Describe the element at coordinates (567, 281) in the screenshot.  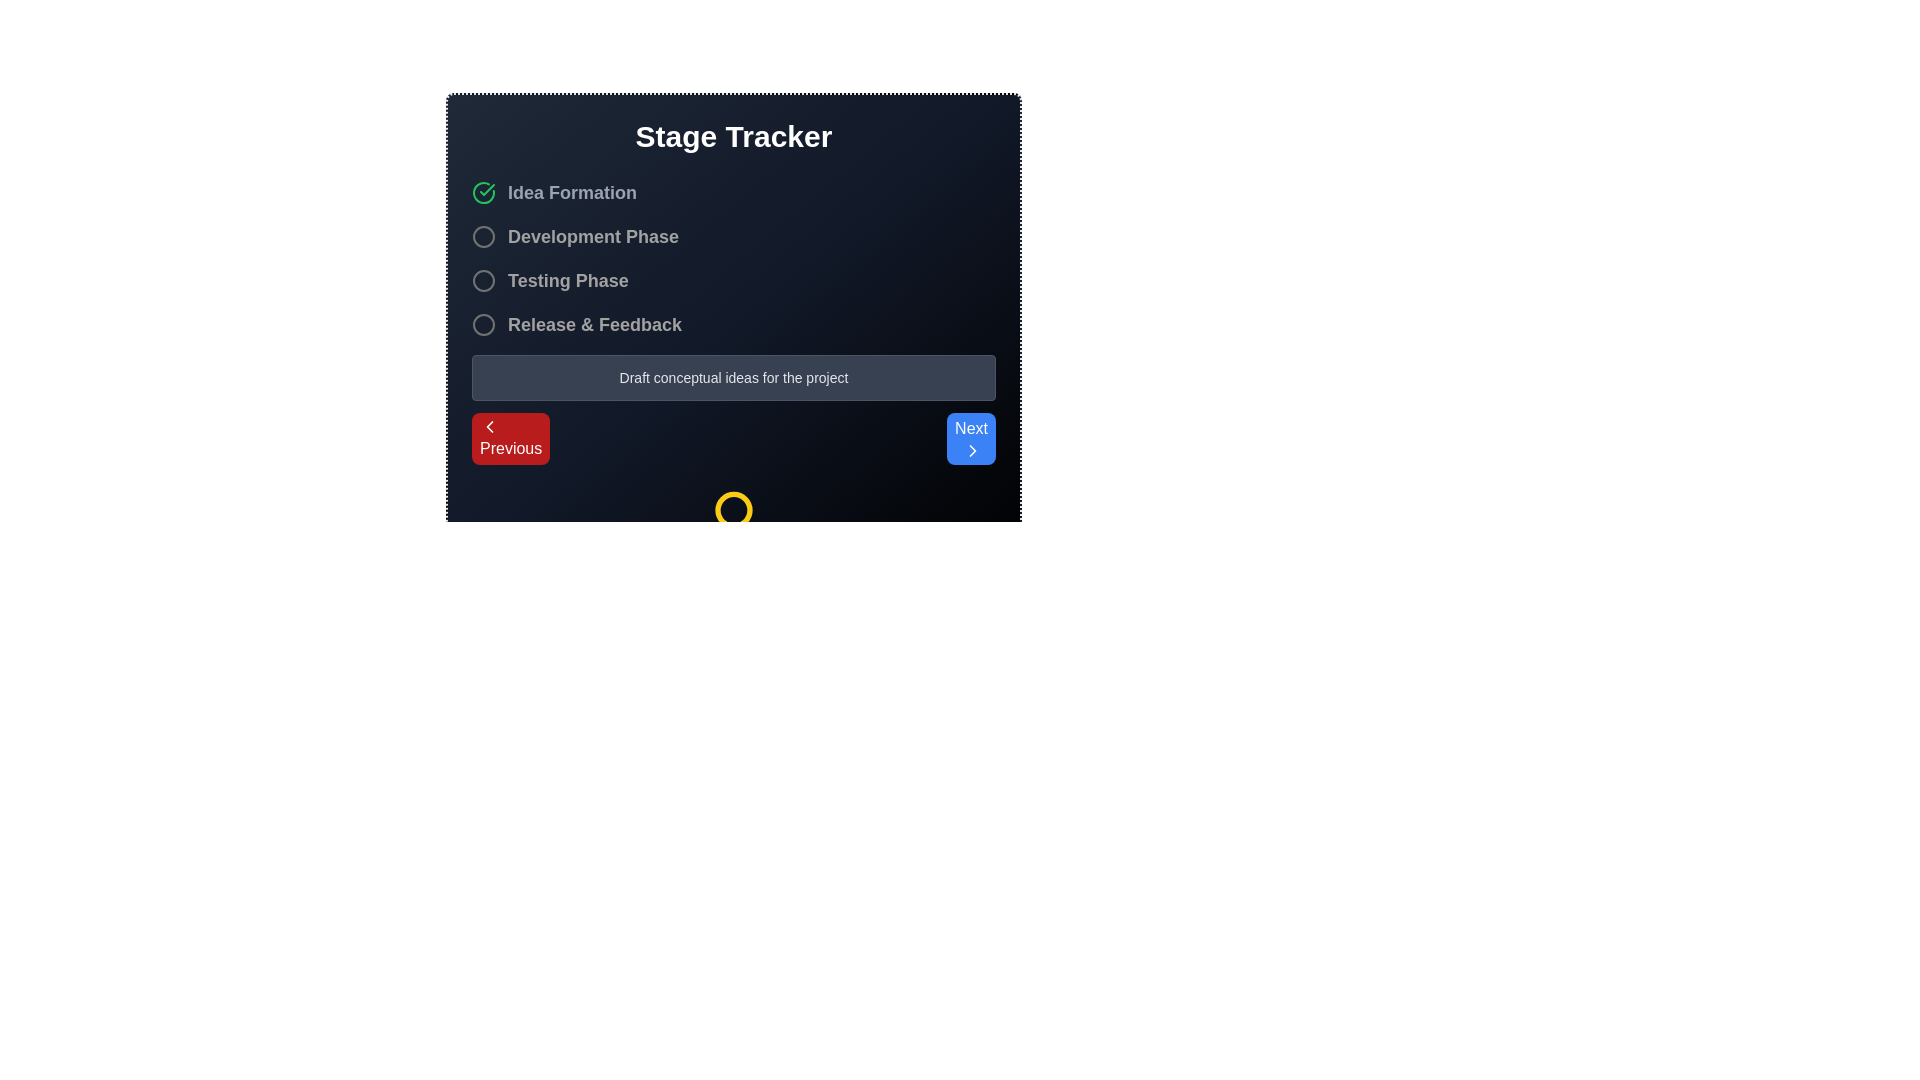
I see `the static text label displaying 'Testing Phase', which is the third item in a vertical list of labeled items` at that location.